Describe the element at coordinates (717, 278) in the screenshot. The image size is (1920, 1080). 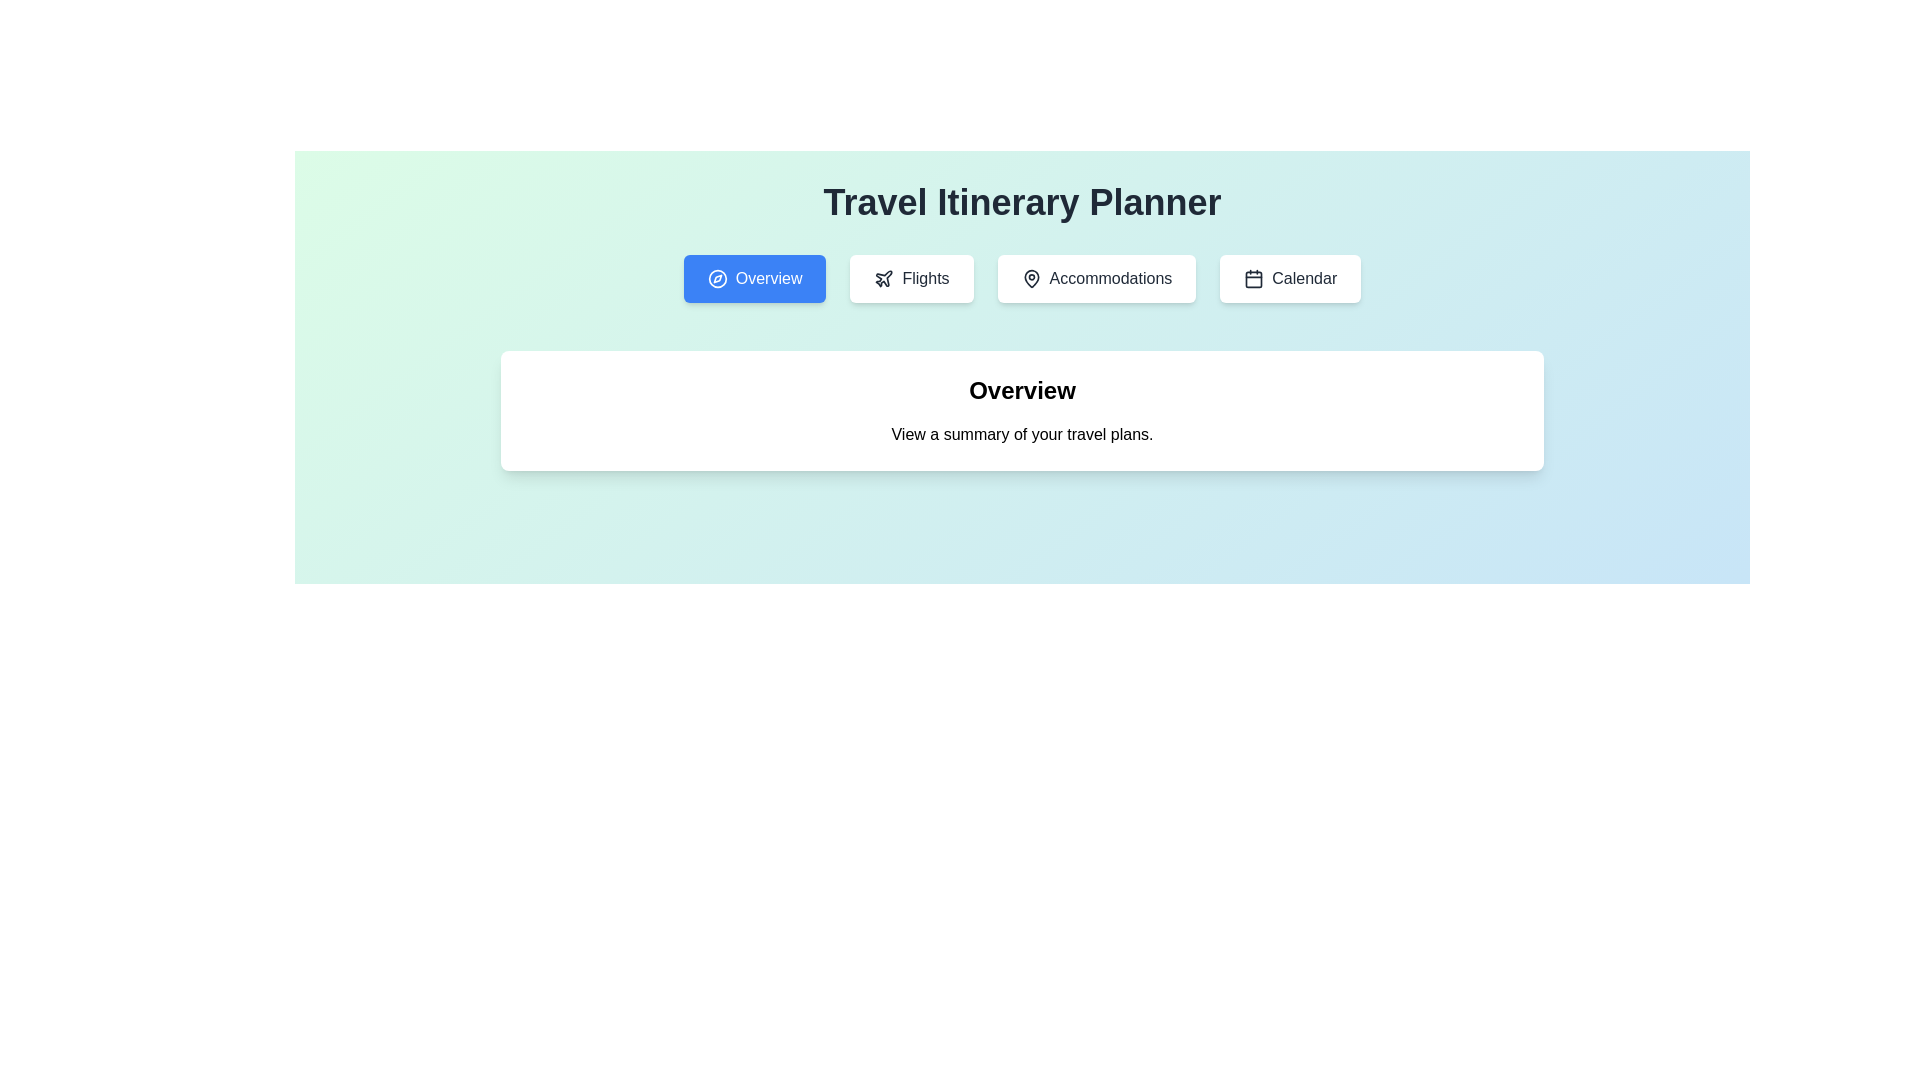
I see `the compass-shaped icon within the 'Overview' button` at that location.